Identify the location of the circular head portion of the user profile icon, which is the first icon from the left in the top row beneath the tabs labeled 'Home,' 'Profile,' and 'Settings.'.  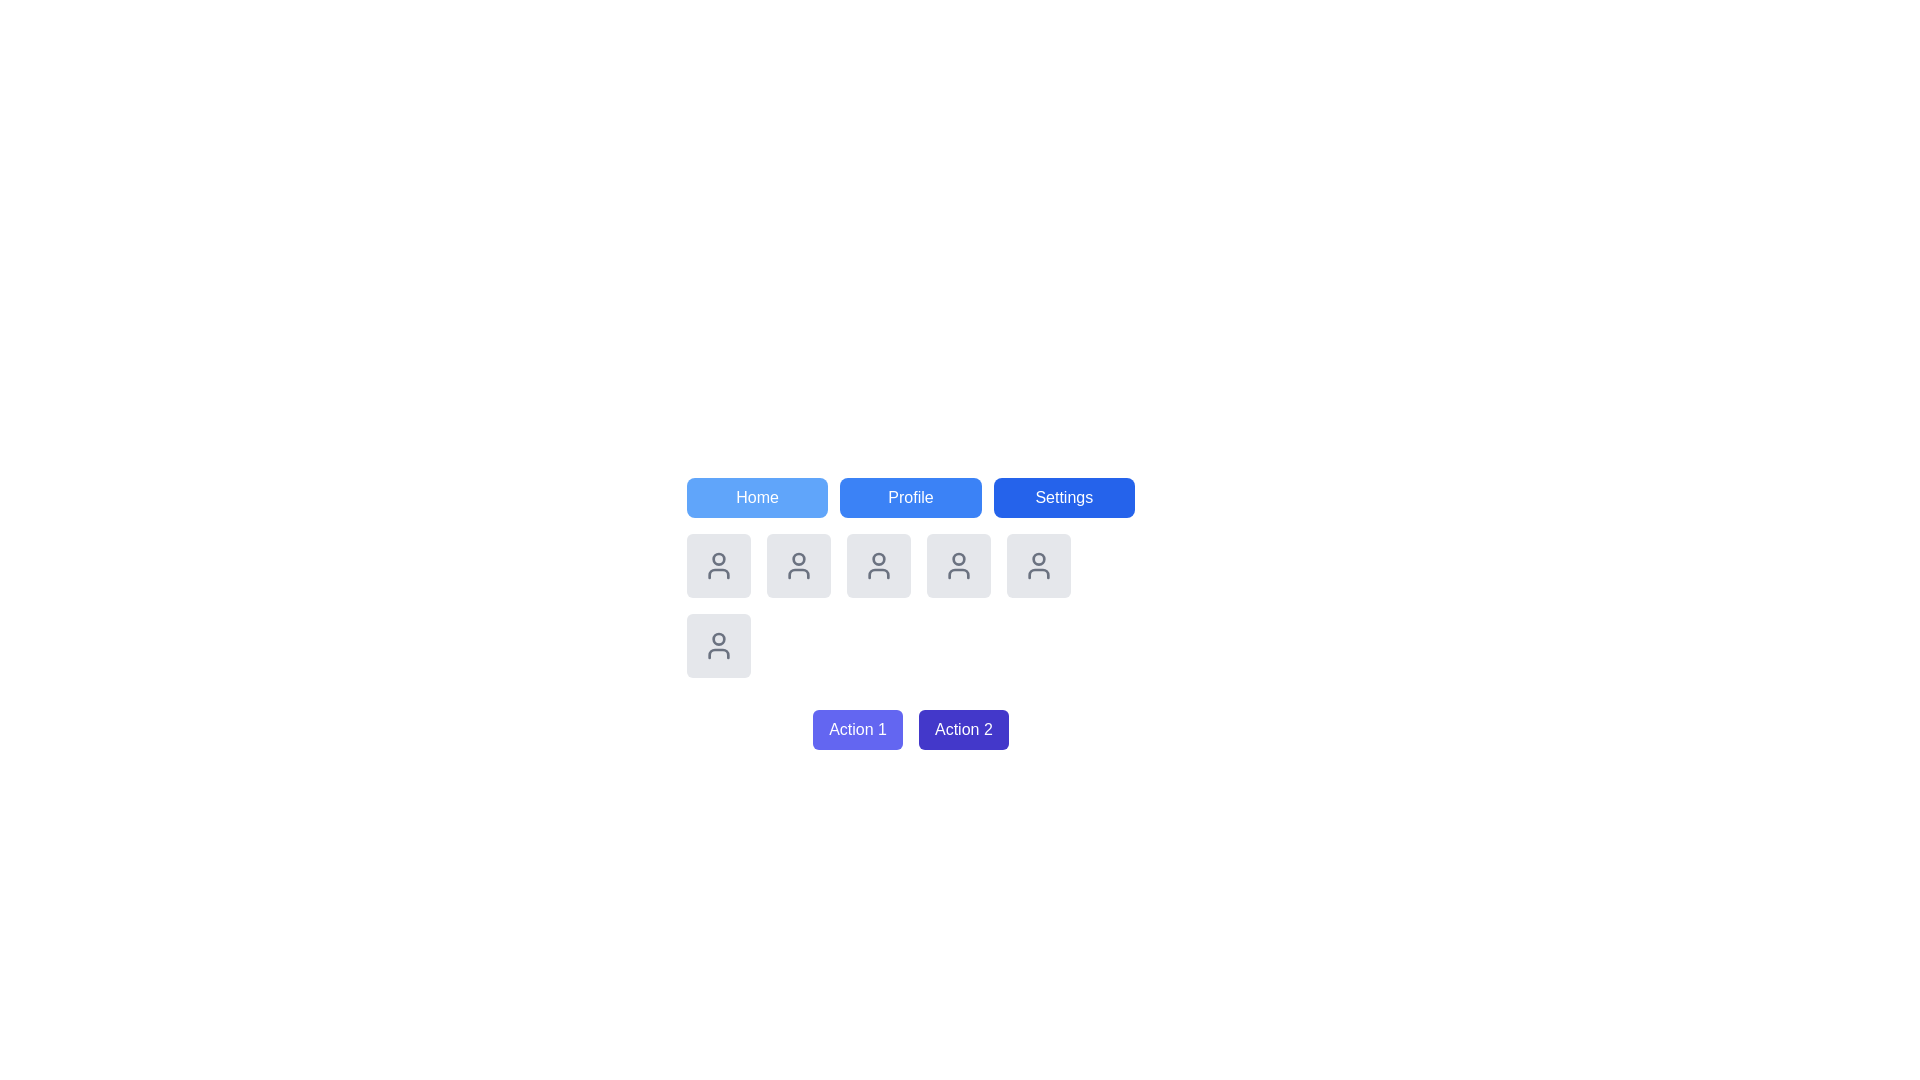
(719, 559).